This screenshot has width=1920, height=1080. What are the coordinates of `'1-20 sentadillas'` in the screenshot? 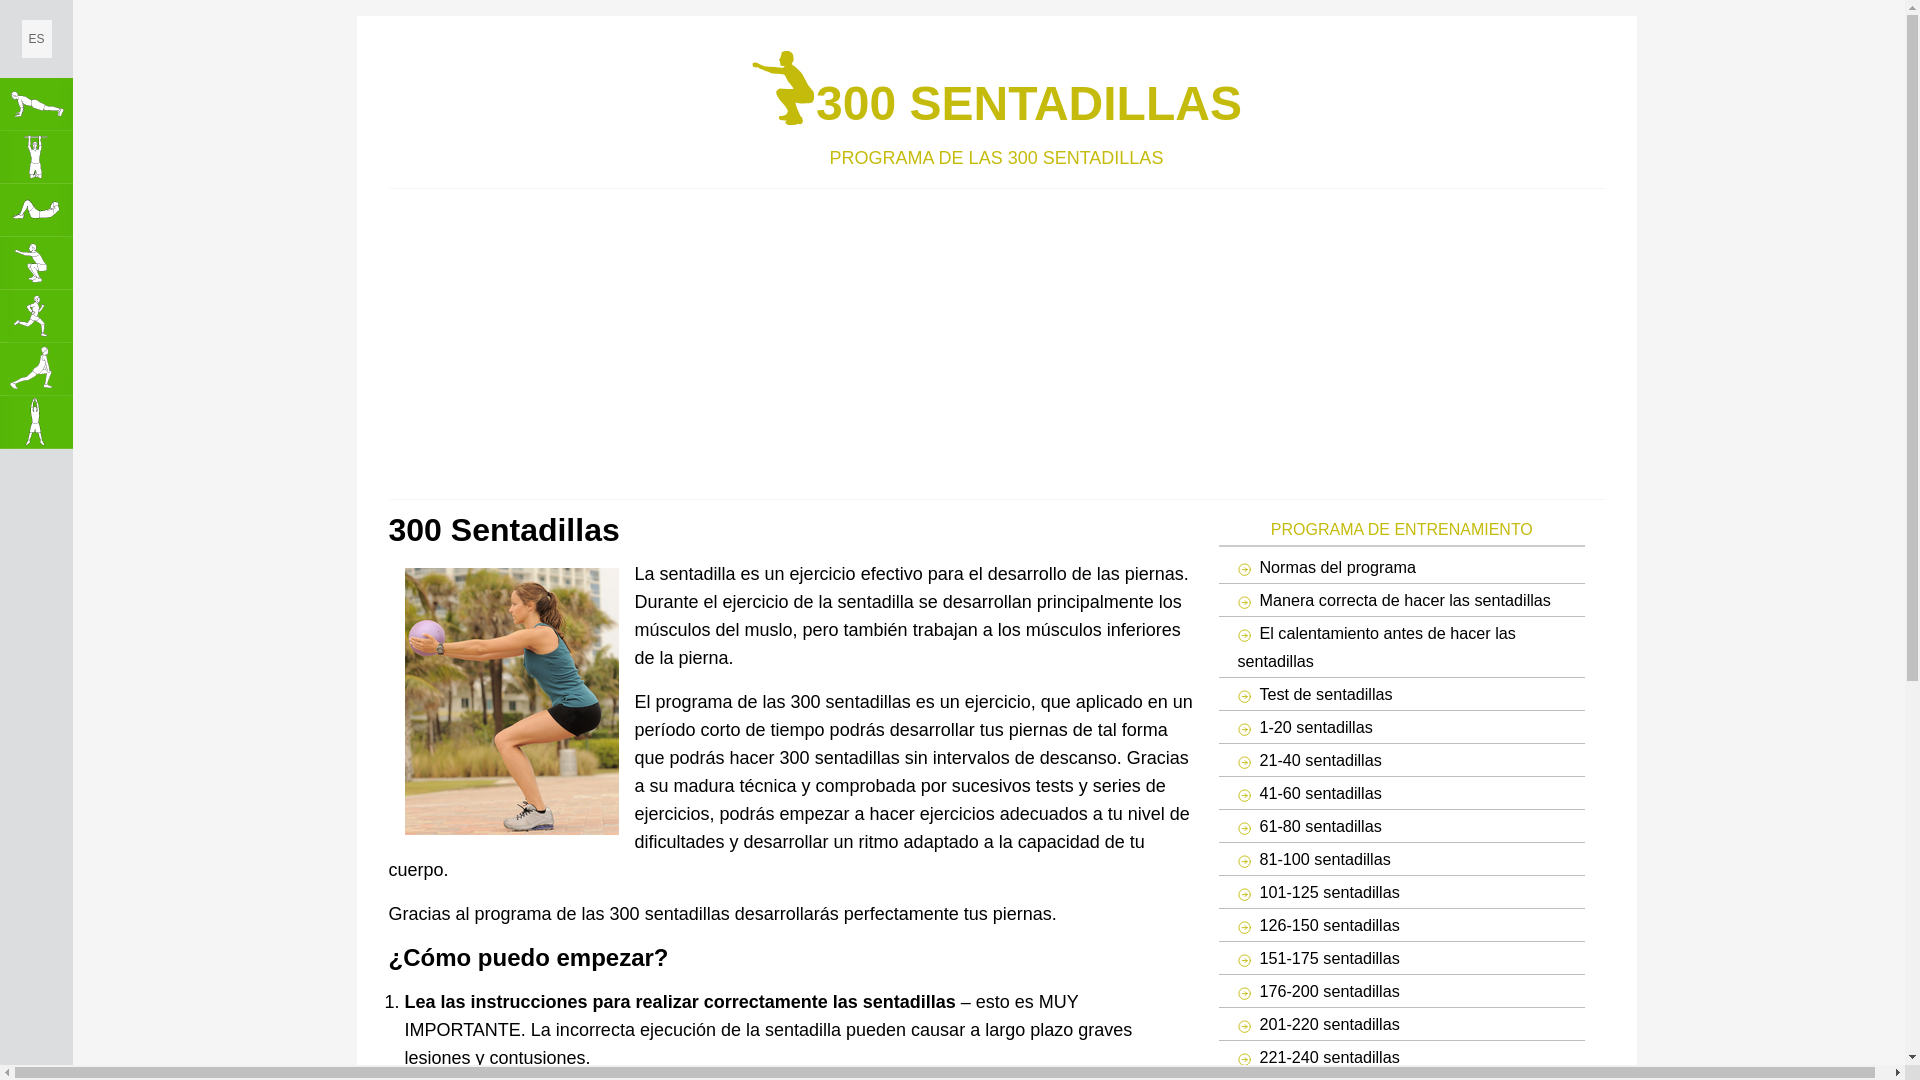 It's located at (1400, 726).